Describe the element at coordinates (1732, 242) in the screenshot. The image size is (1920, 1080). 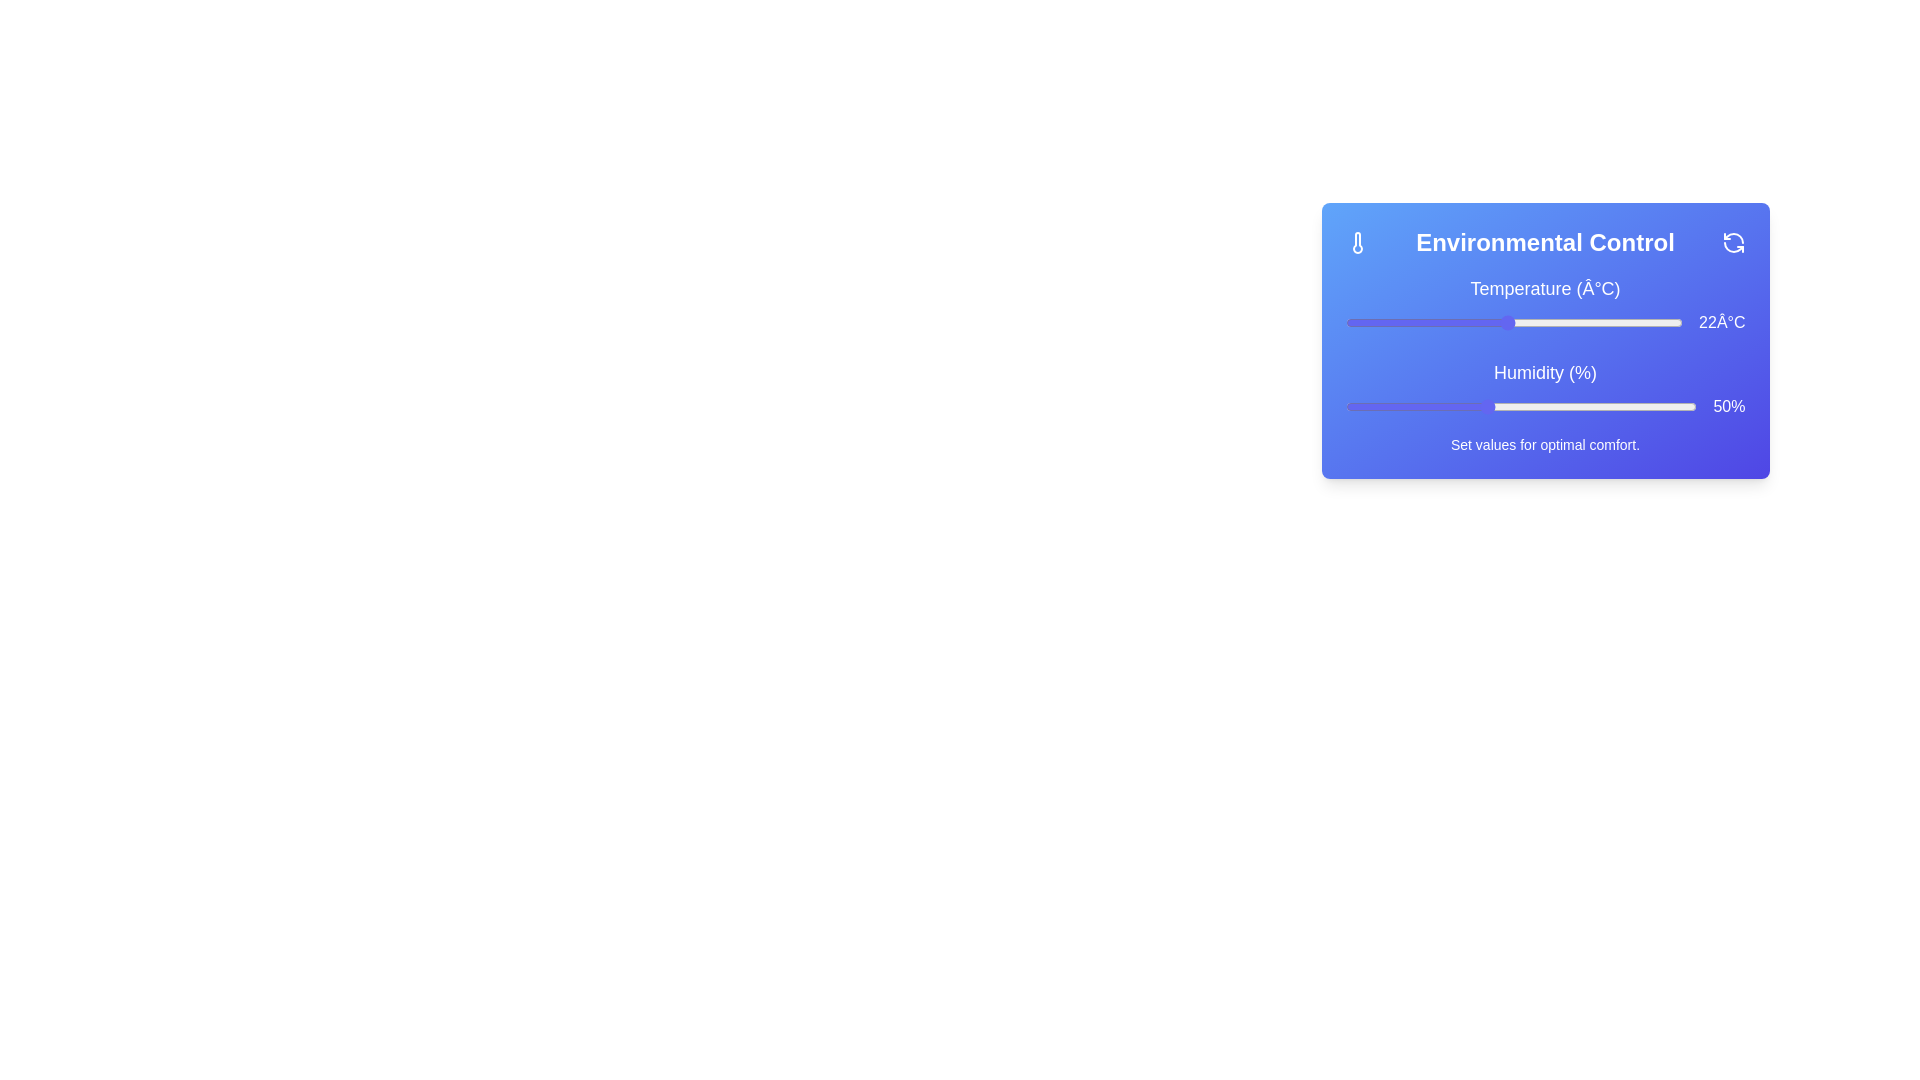
I see `the reset icon to reset the temperature and humidity to default values` at that location.